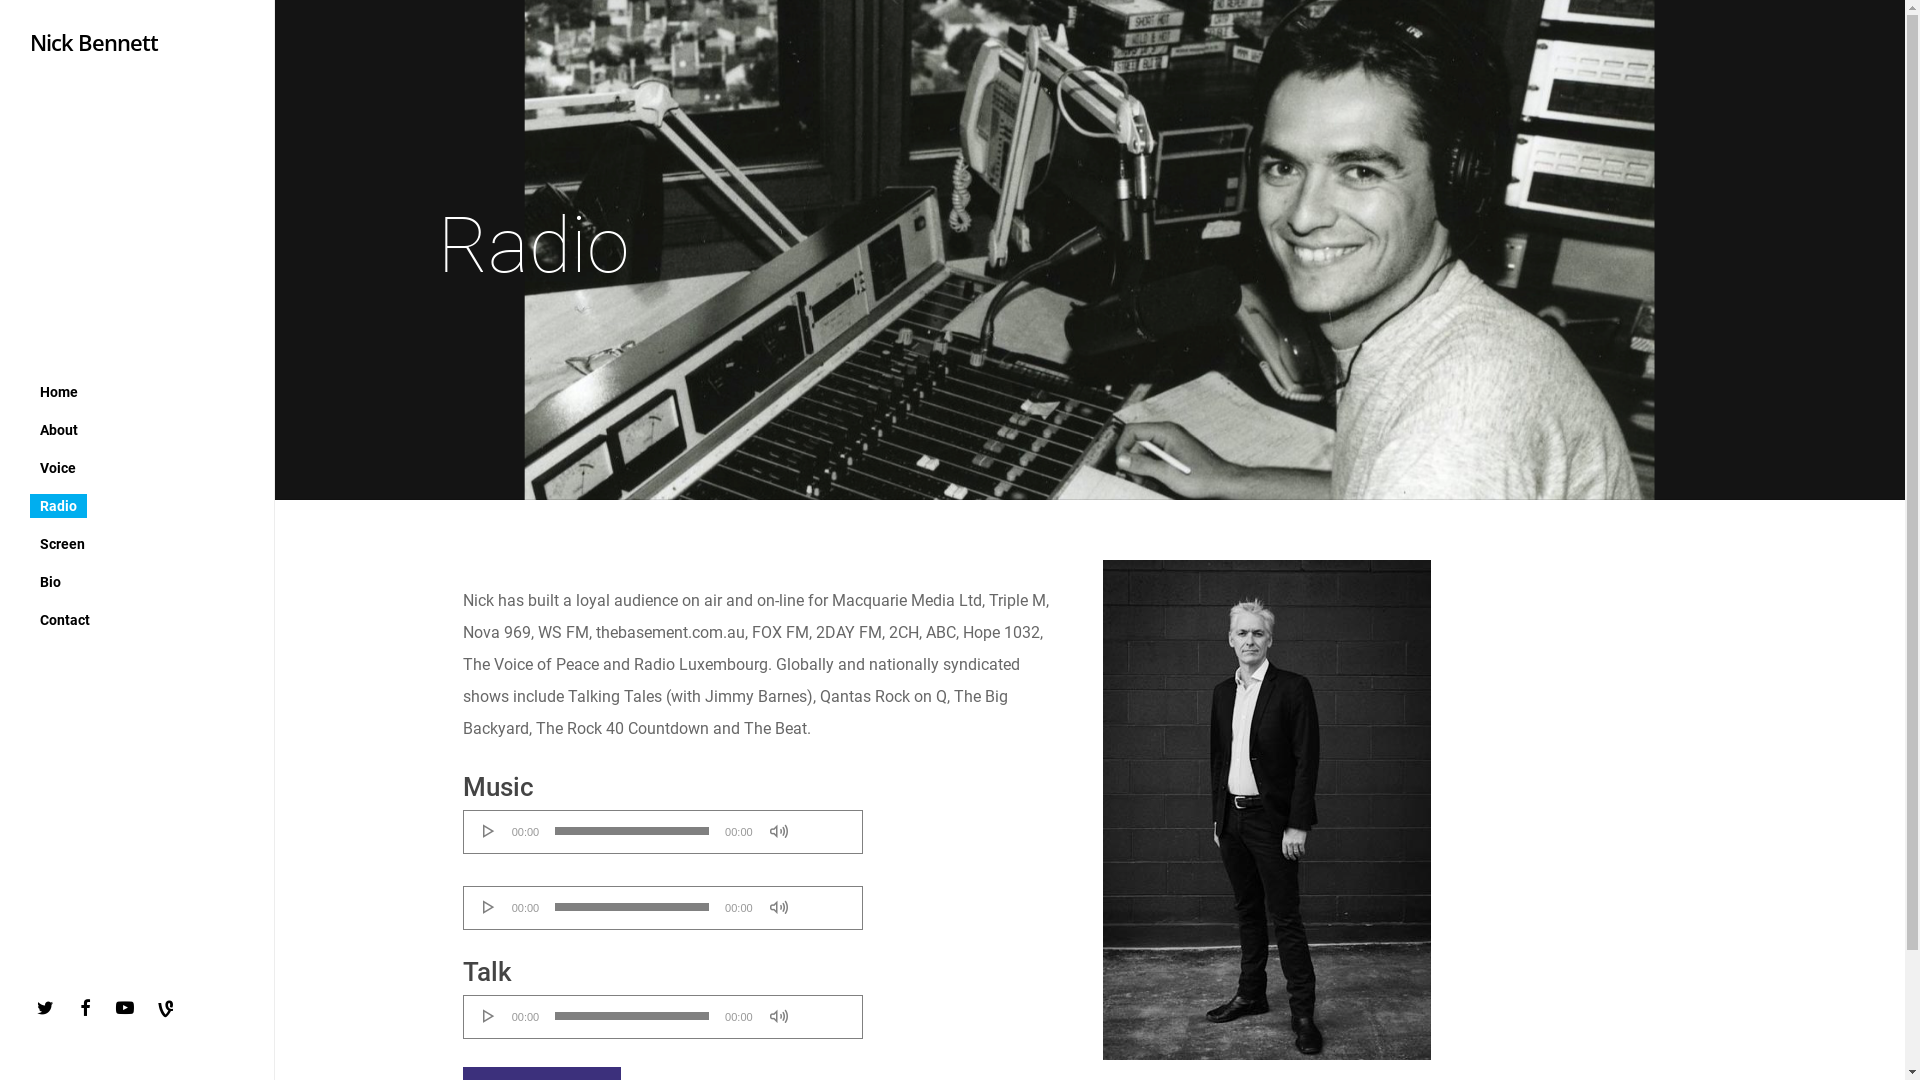  I want to click on 'Play', so click(480, 830).